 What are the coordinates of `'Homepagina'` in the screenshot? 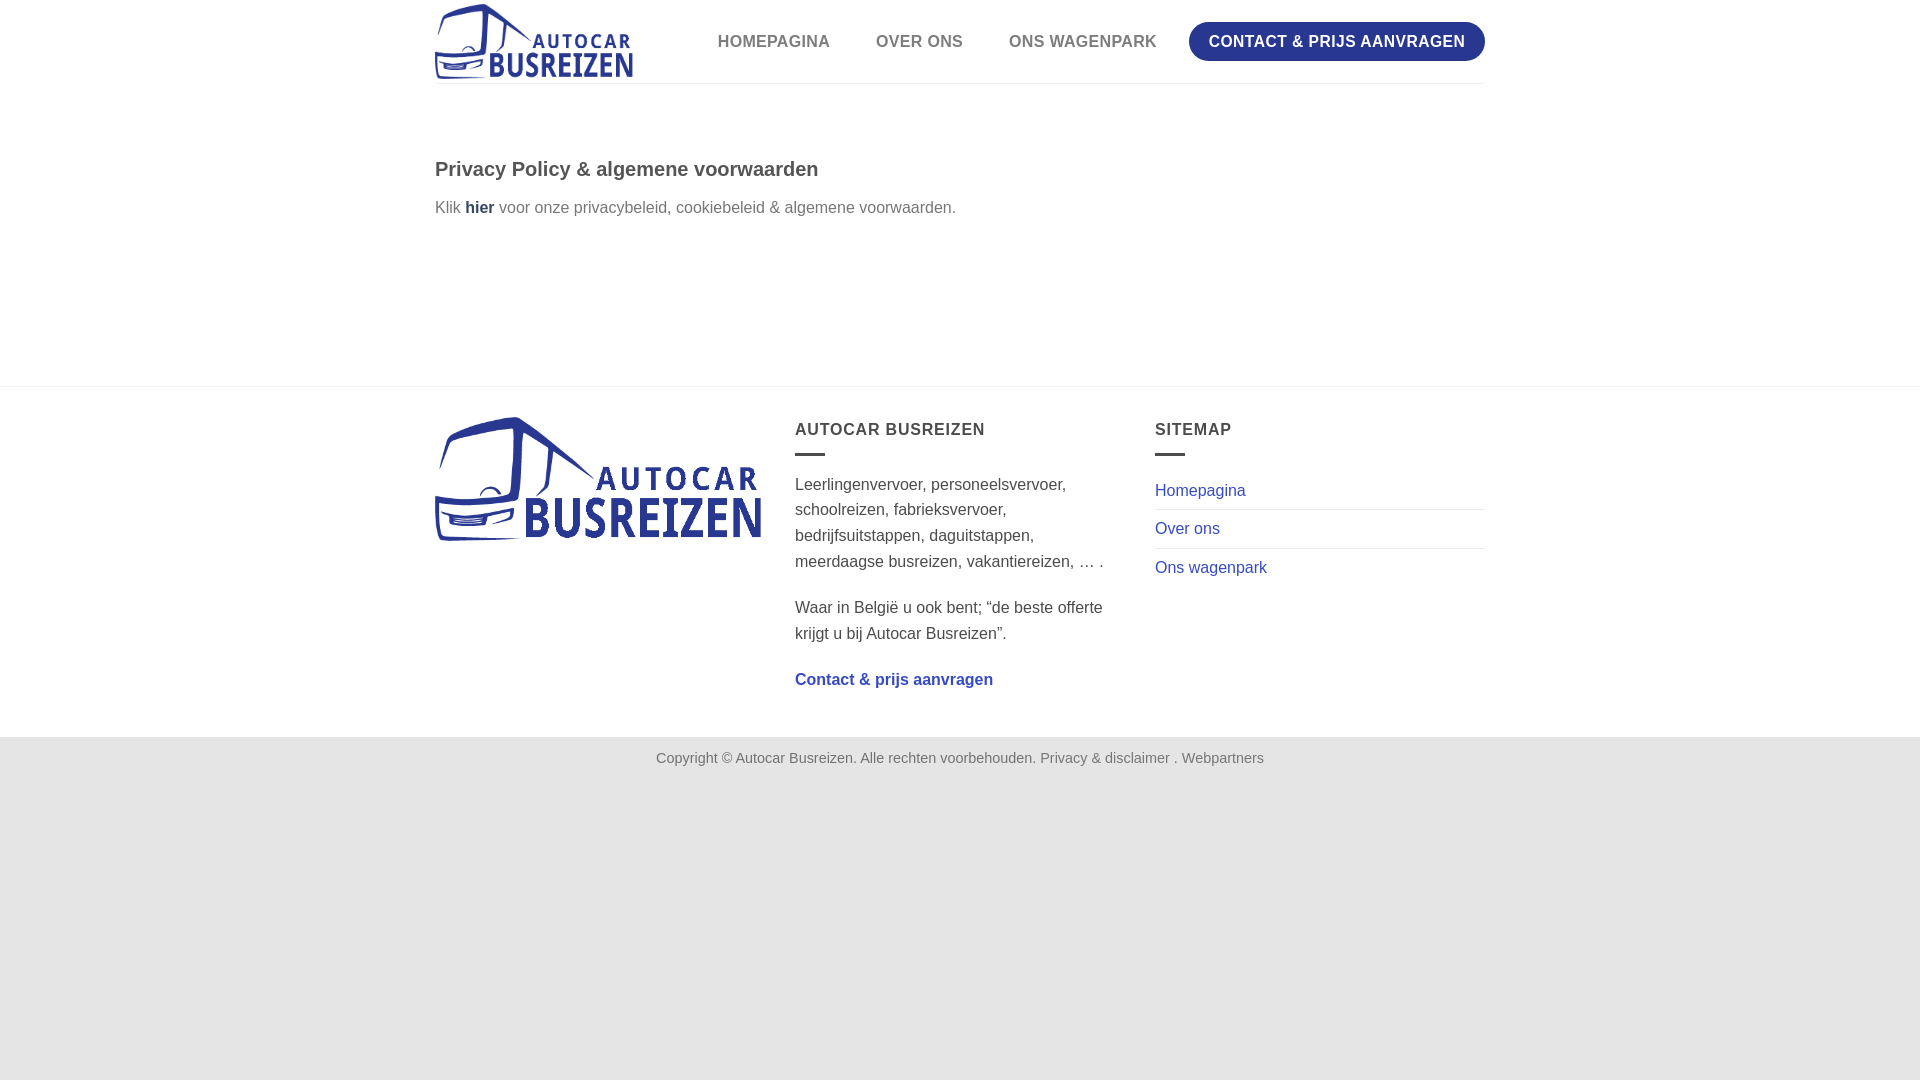 It's located at (1200, 490).